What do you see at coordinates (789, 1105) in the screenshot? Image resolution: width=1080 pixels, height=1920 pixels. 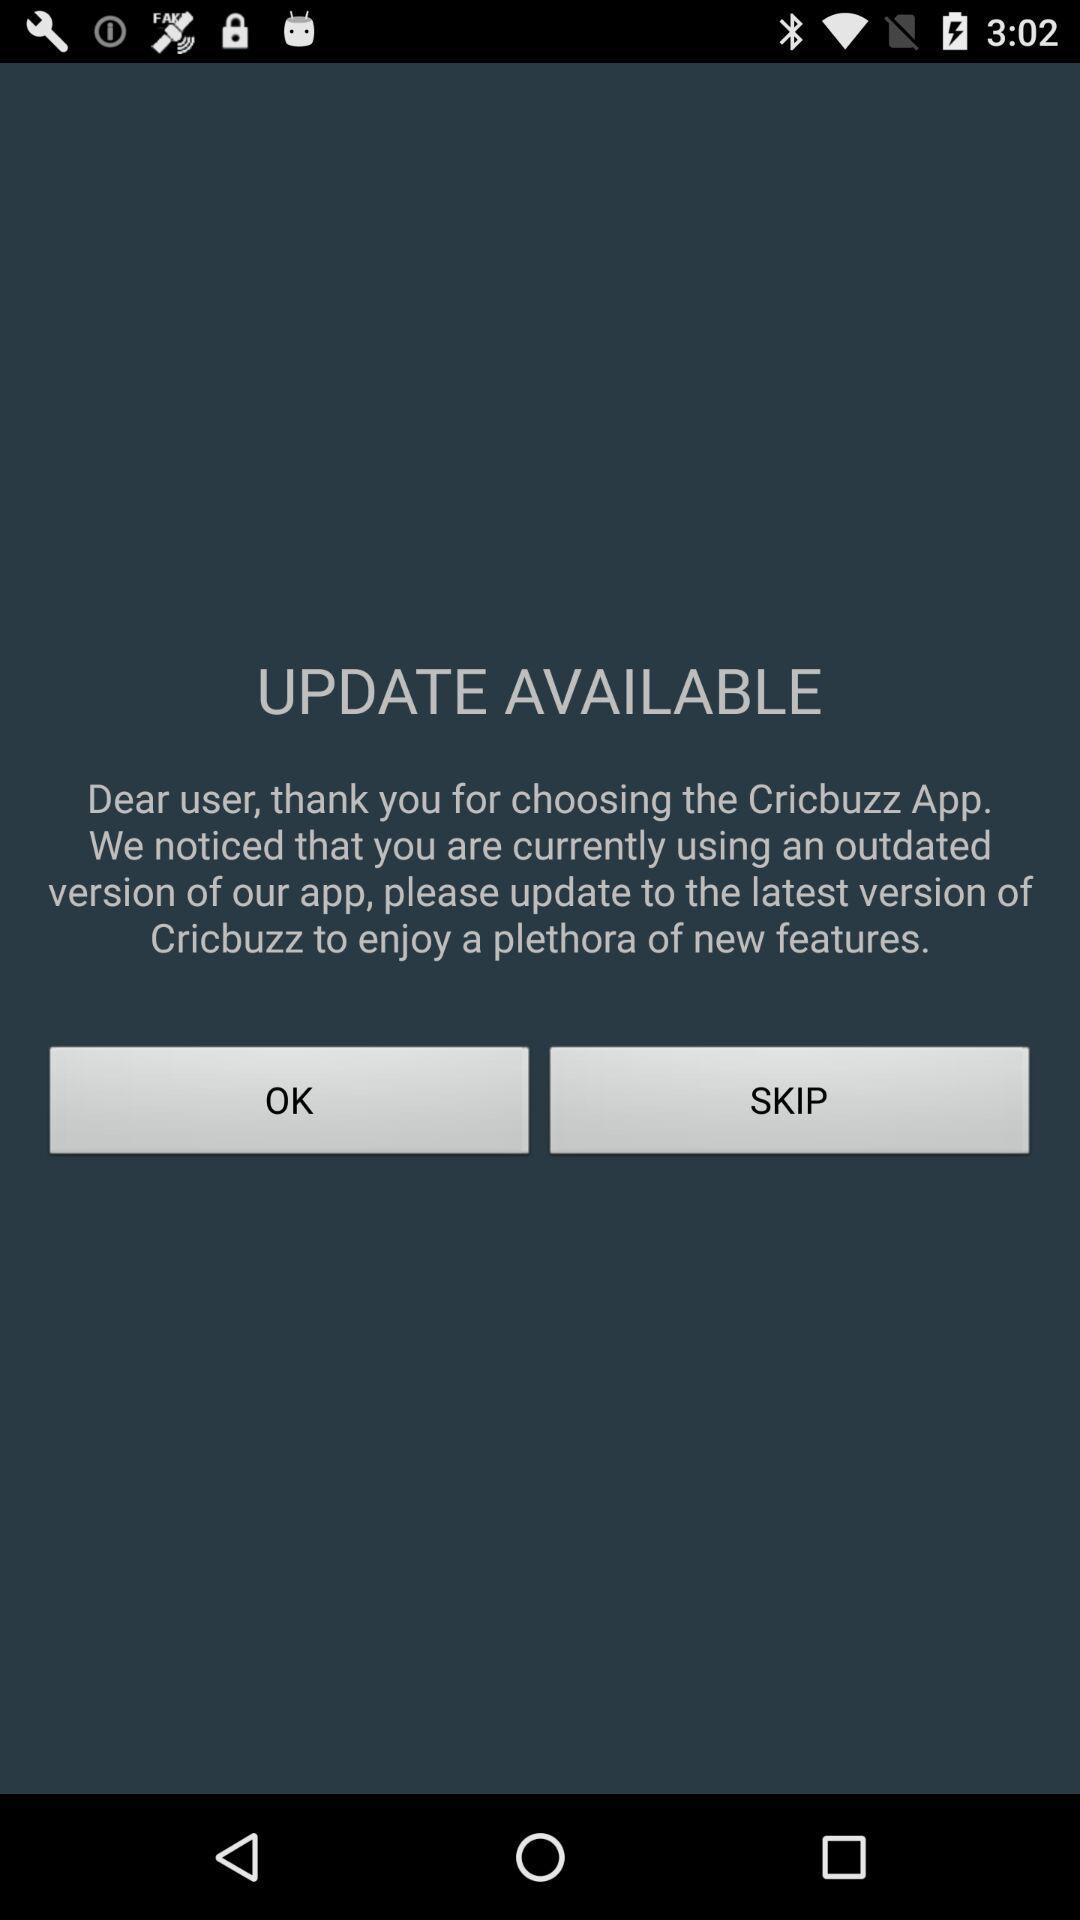 I see `item below the dear user thank` at bounding box center [789, 1105].